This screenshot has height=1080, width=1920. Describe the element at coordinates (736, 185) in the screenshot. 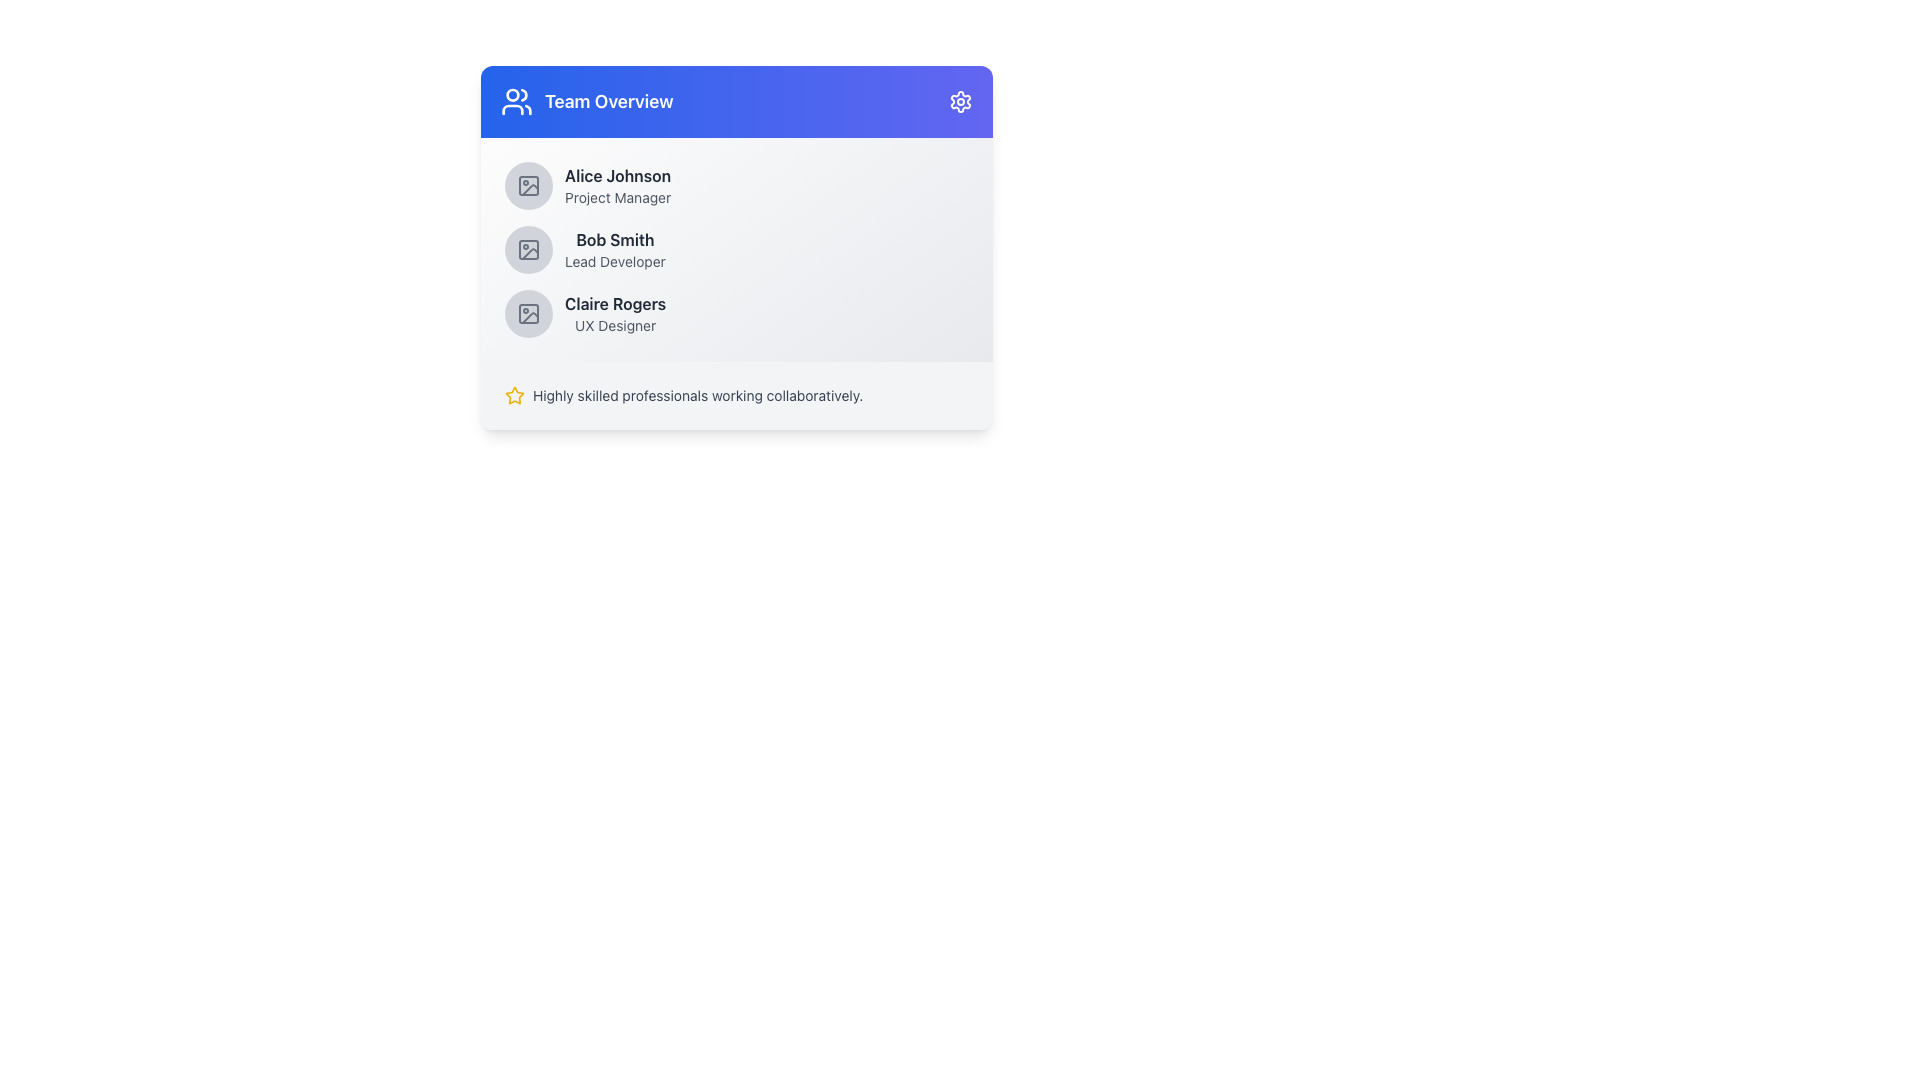

I see `the User Information Card displaying 'Alice Johnson'` at that location.